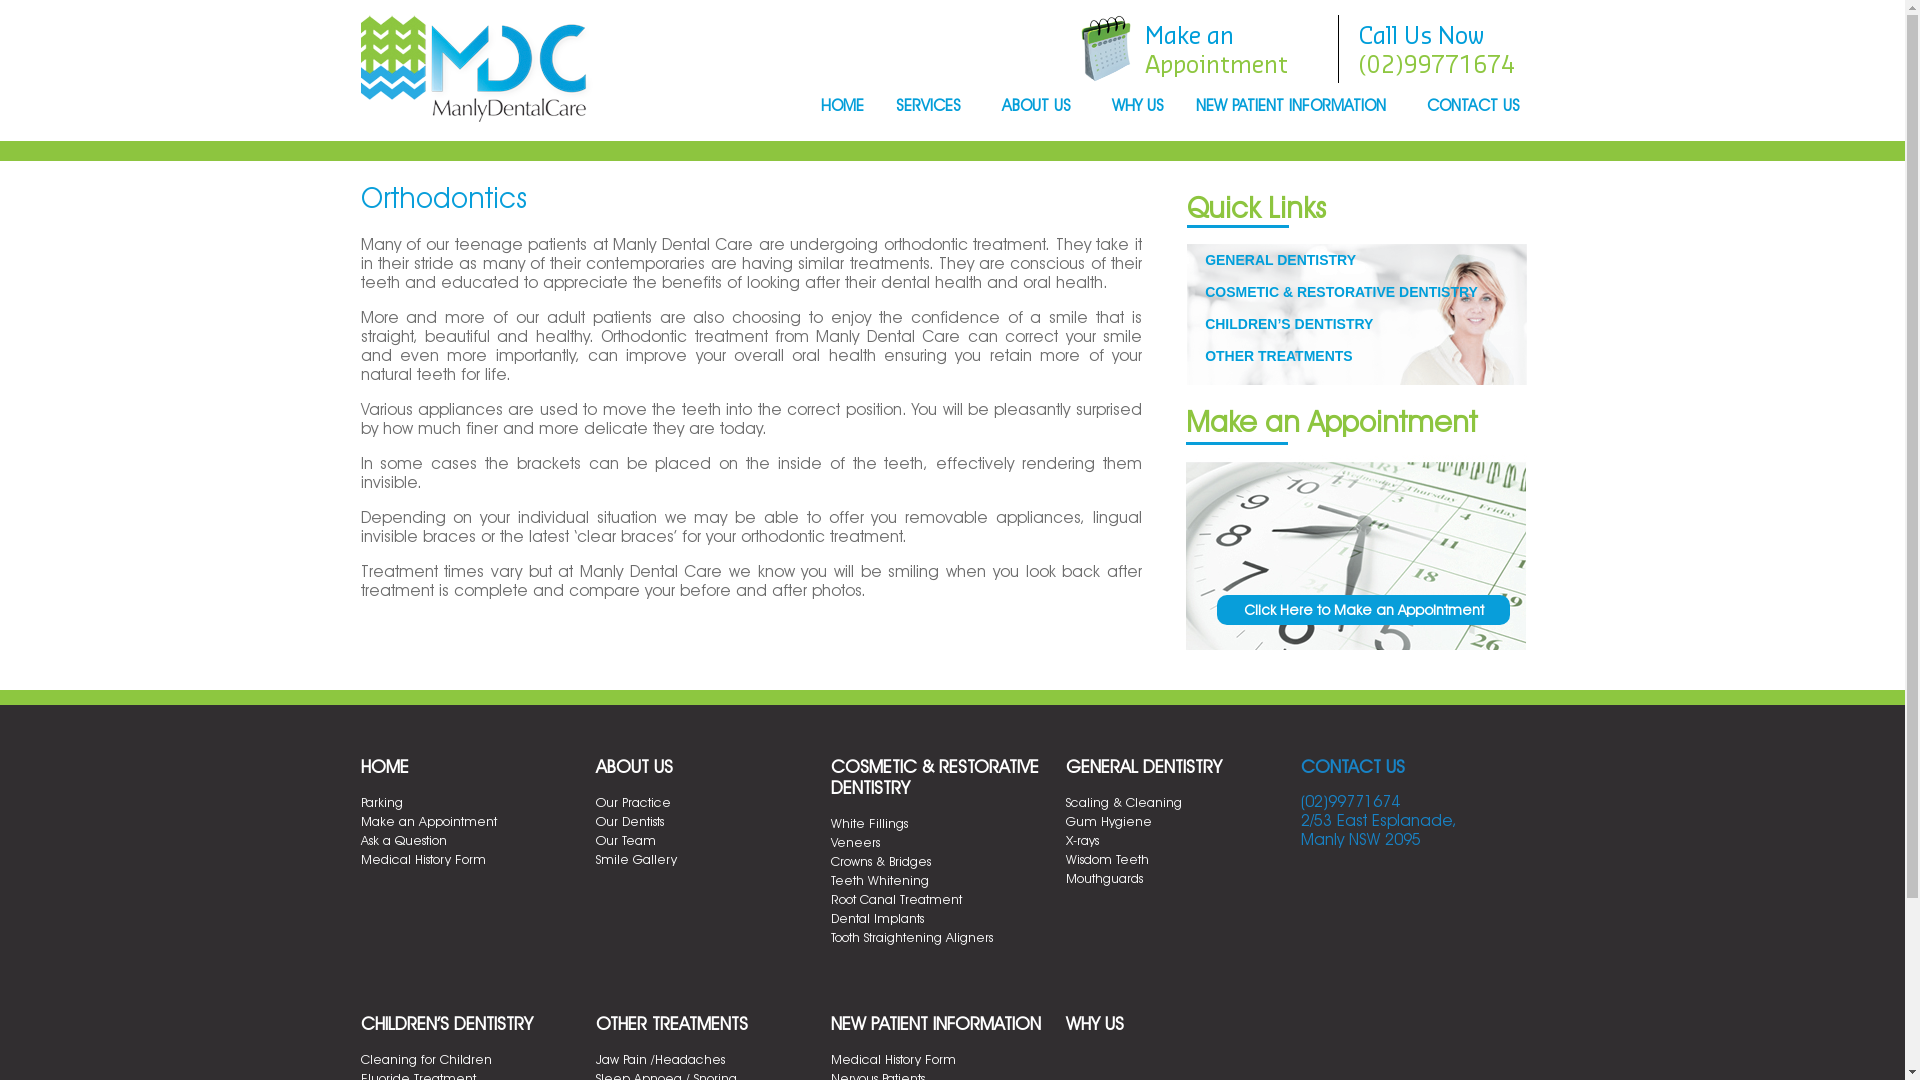  I want to click on 'HOME', so click(384, 765).